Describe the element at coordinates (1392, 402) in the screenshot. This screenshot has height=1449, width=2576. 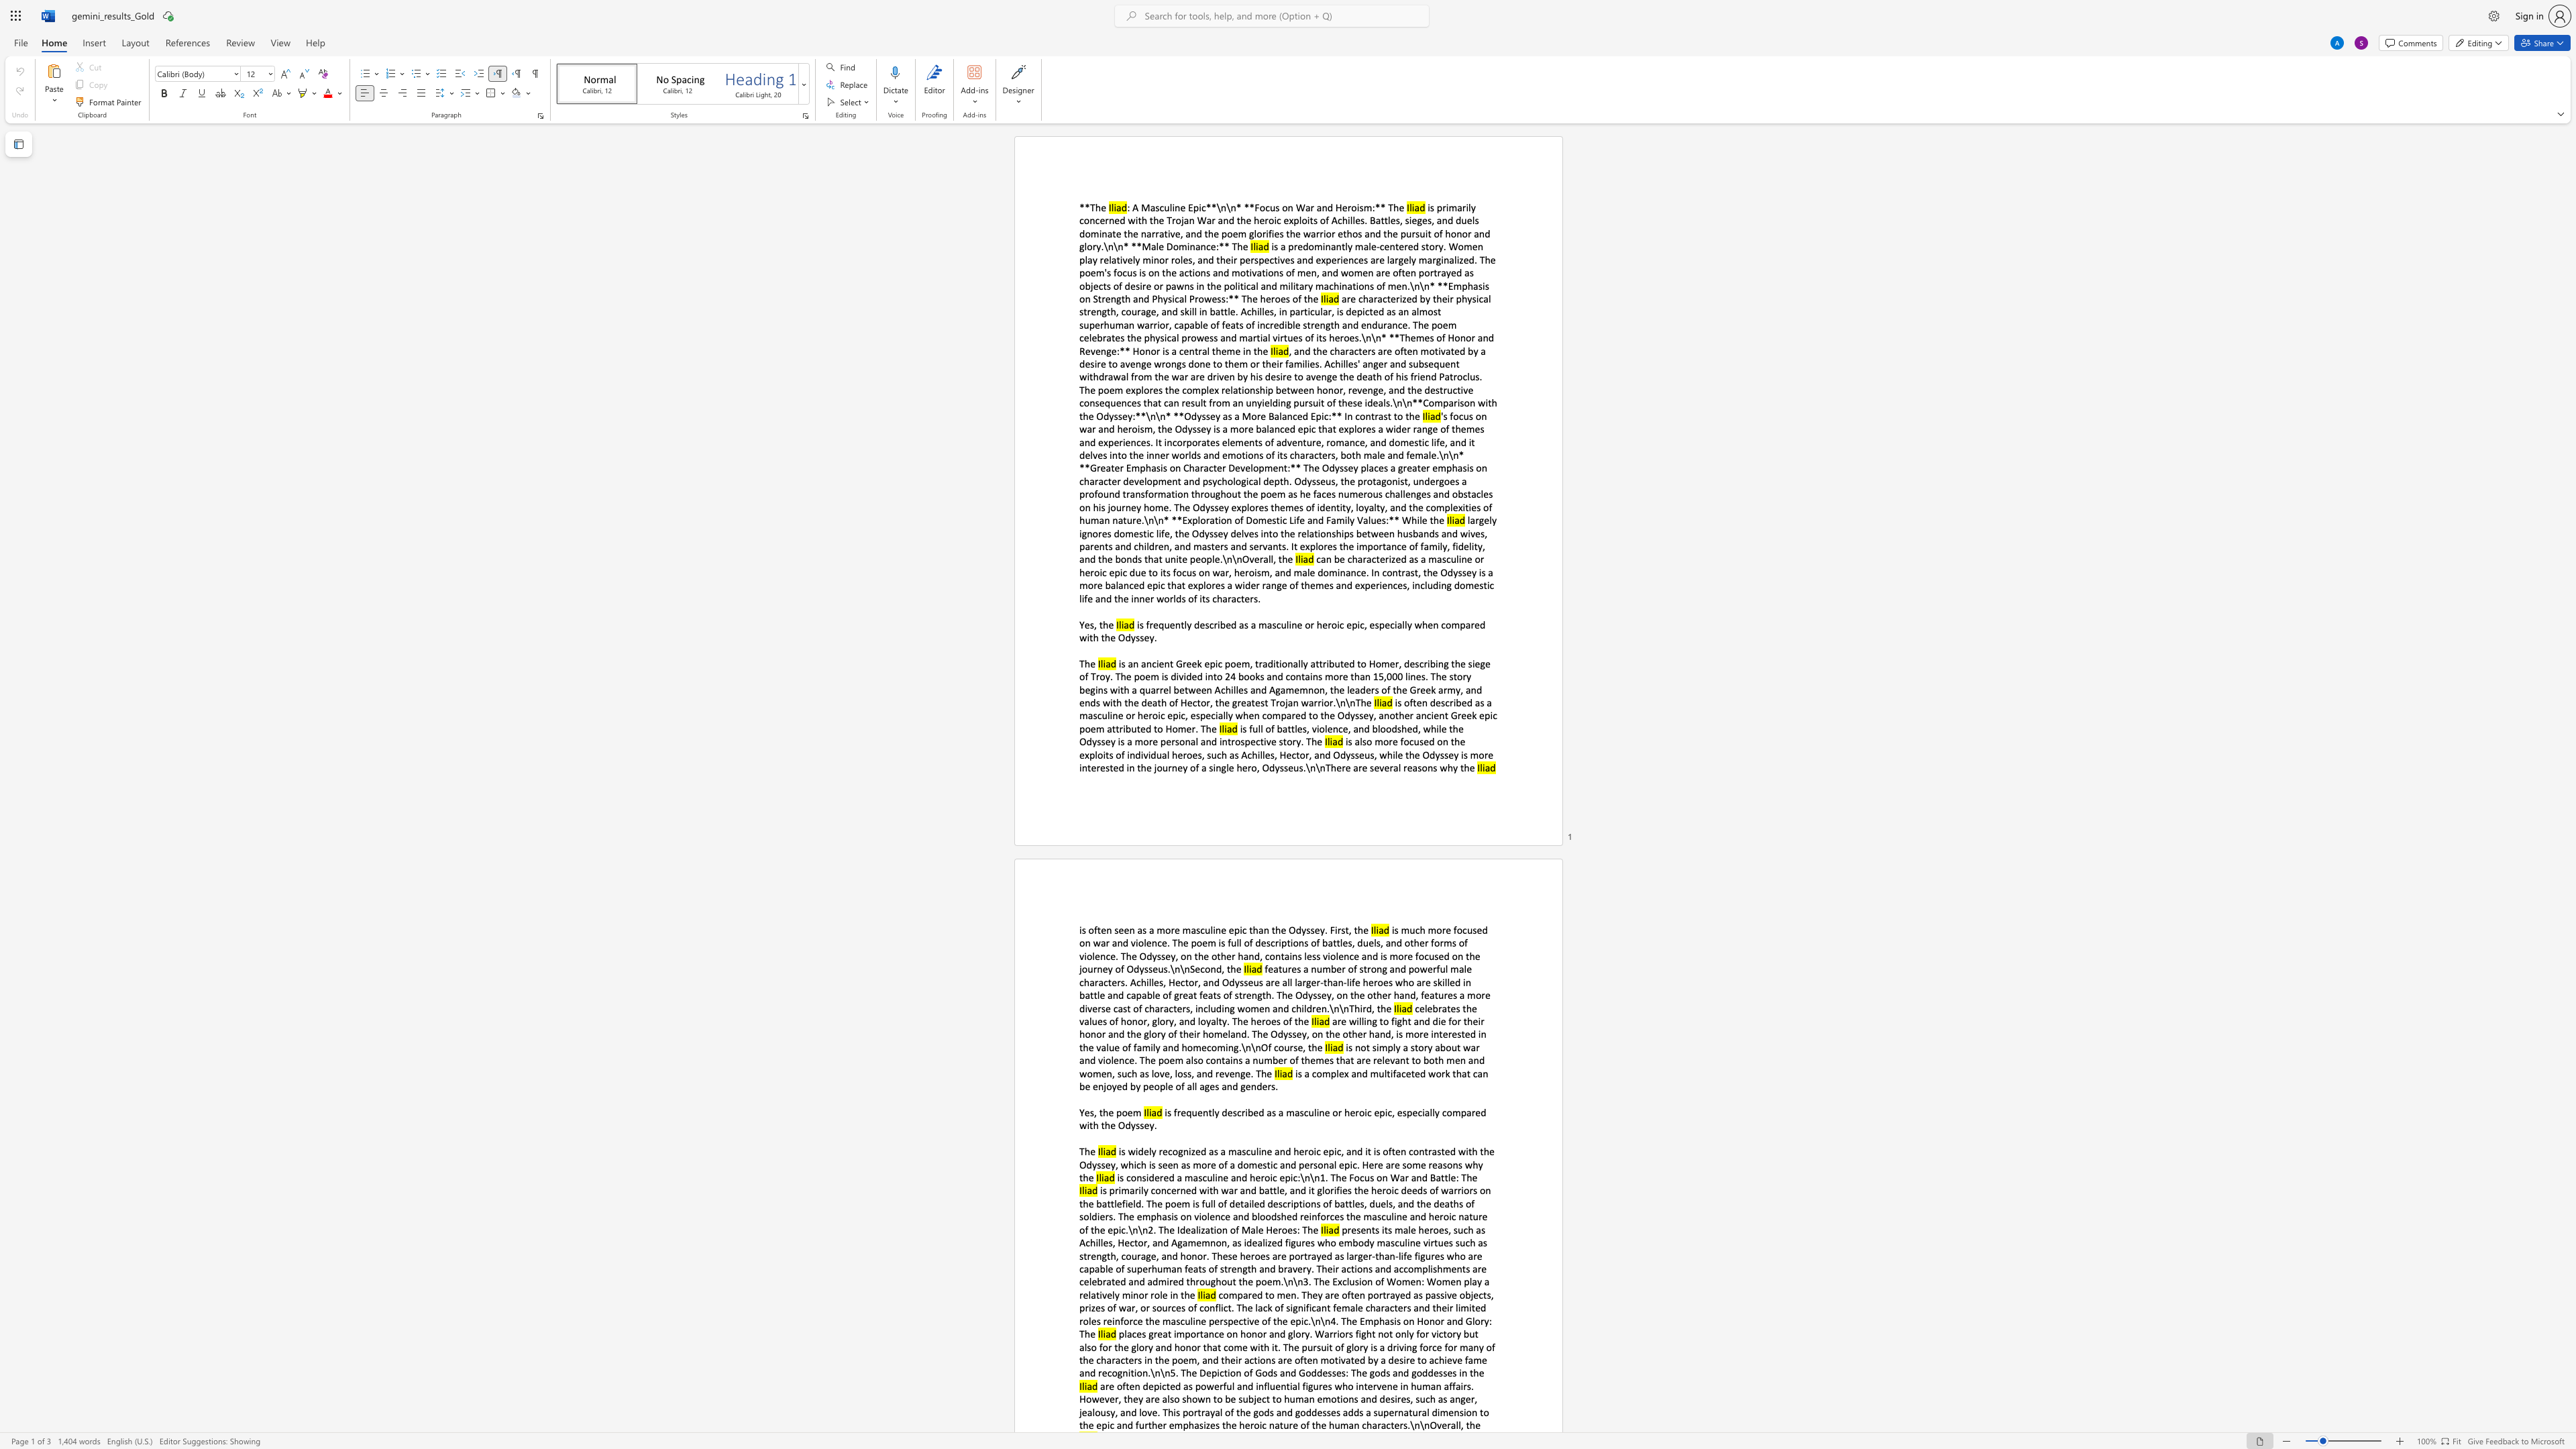
I see `the subset text "\n\n" within the text ", and the characters are often motivated by a desire to avenge wrongs done to them or their families. Achilles"` at that location.